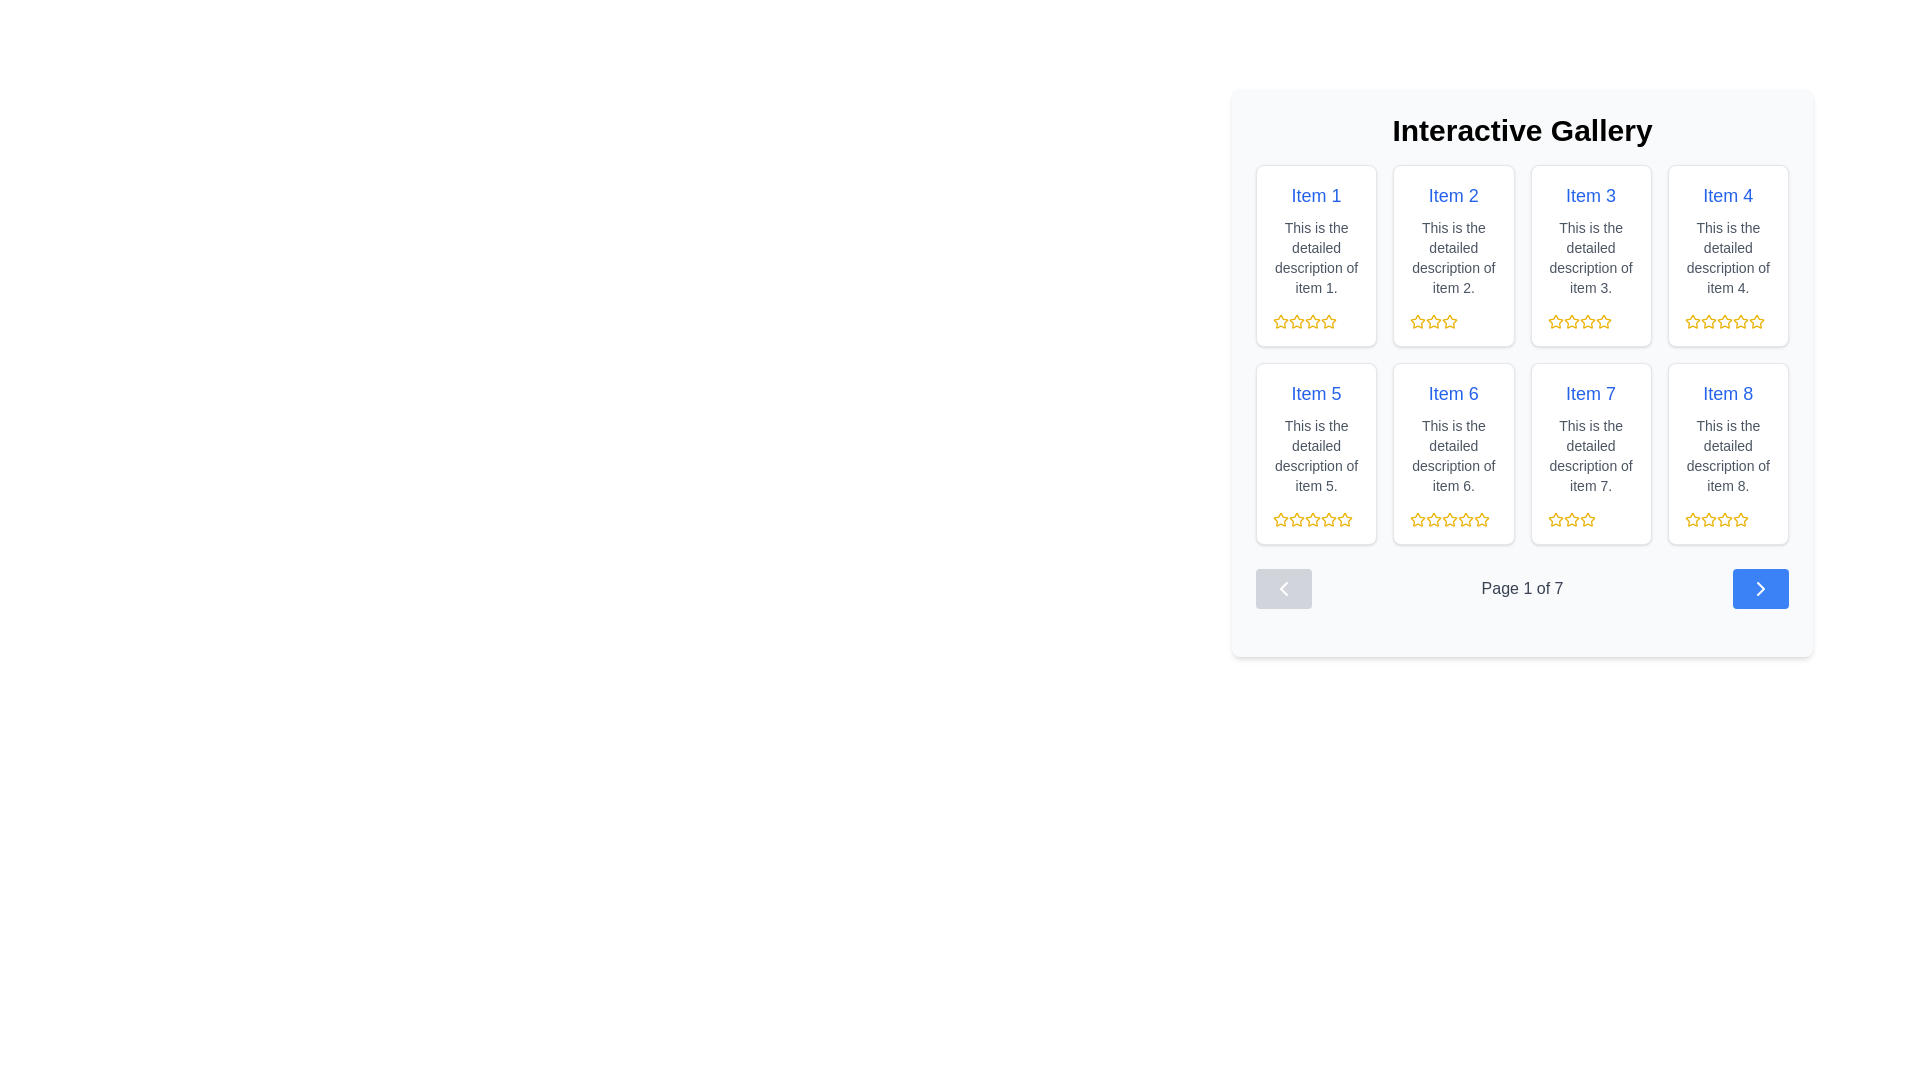  What do you see at coordinates (1453, 454) in the screenshot?
I see `description of the Informational card located in the second row and second column of a 2x4 grid layout` at bounding box center [1453, 454].